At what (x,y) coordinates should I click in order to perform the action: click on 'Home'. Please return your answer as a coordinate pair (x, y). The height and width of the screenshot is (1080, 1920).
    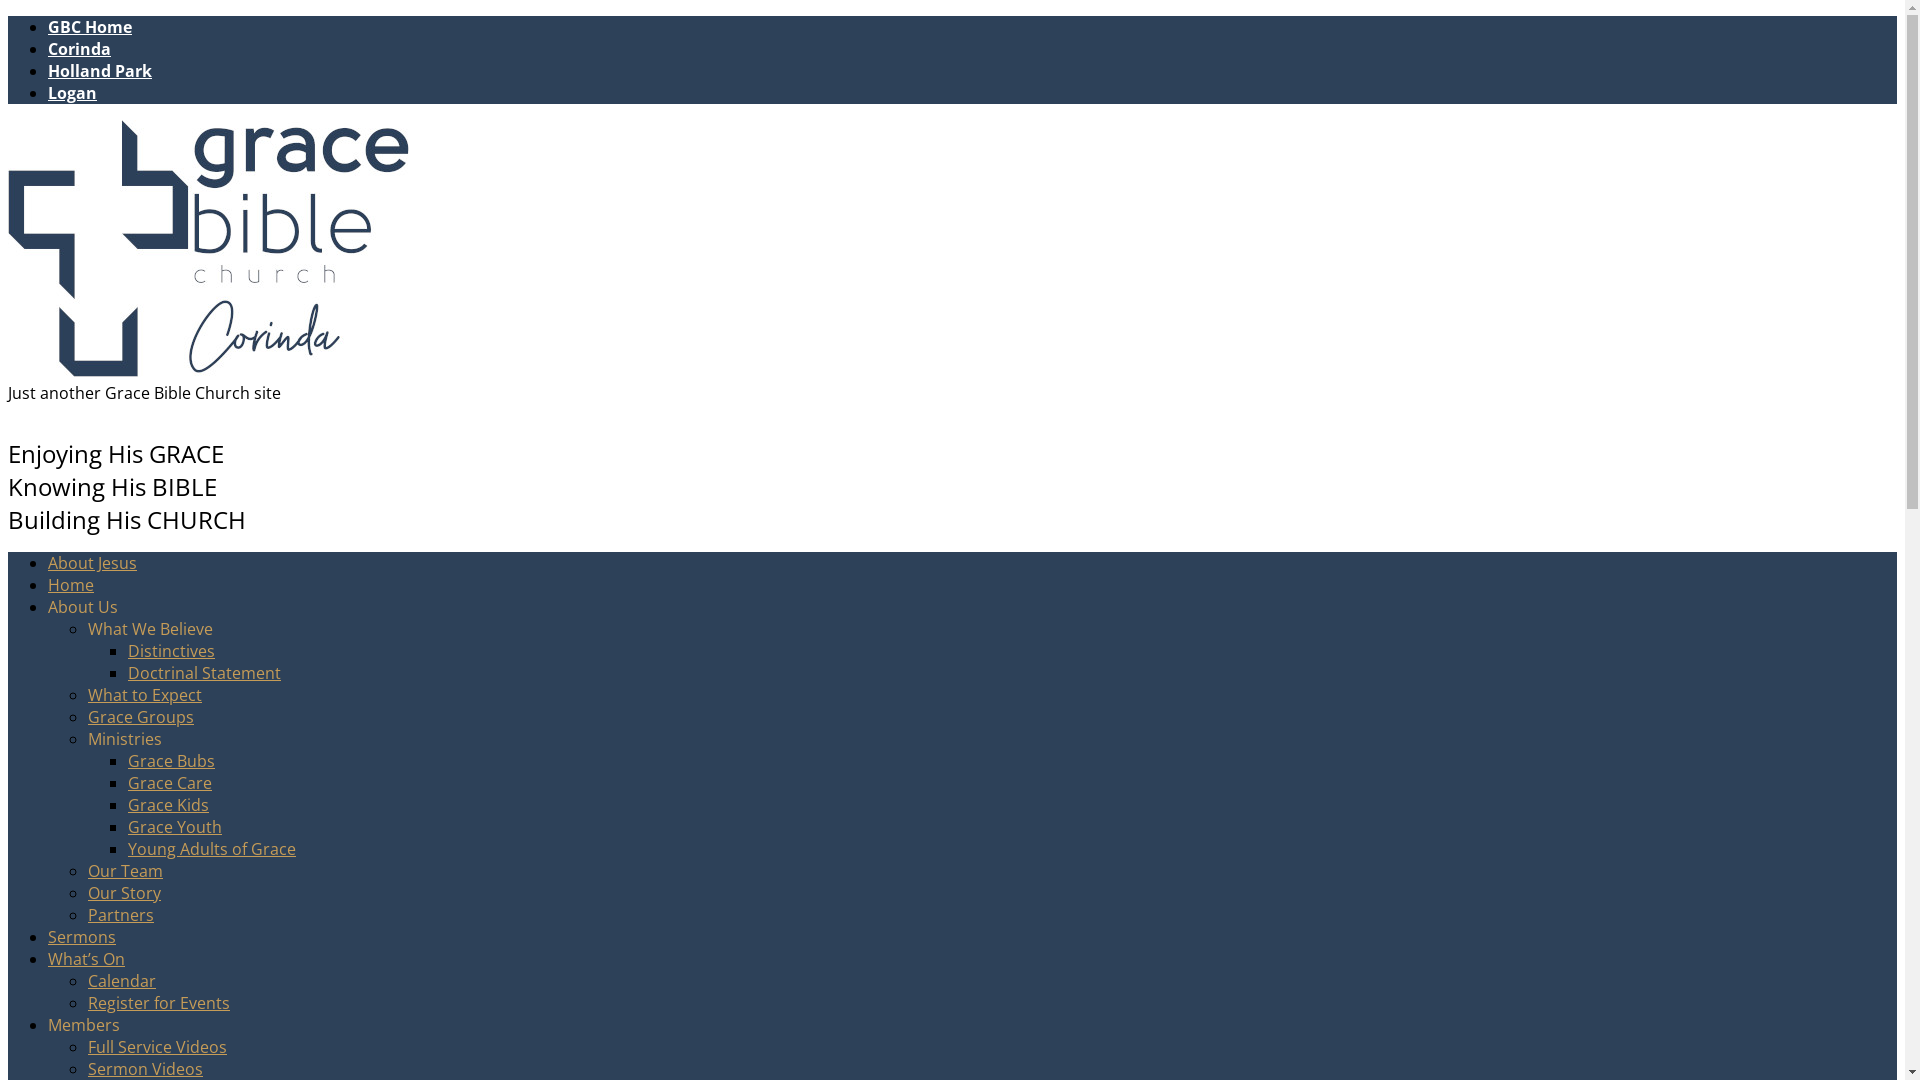
    Looking at the image, I should click on (71, 585).